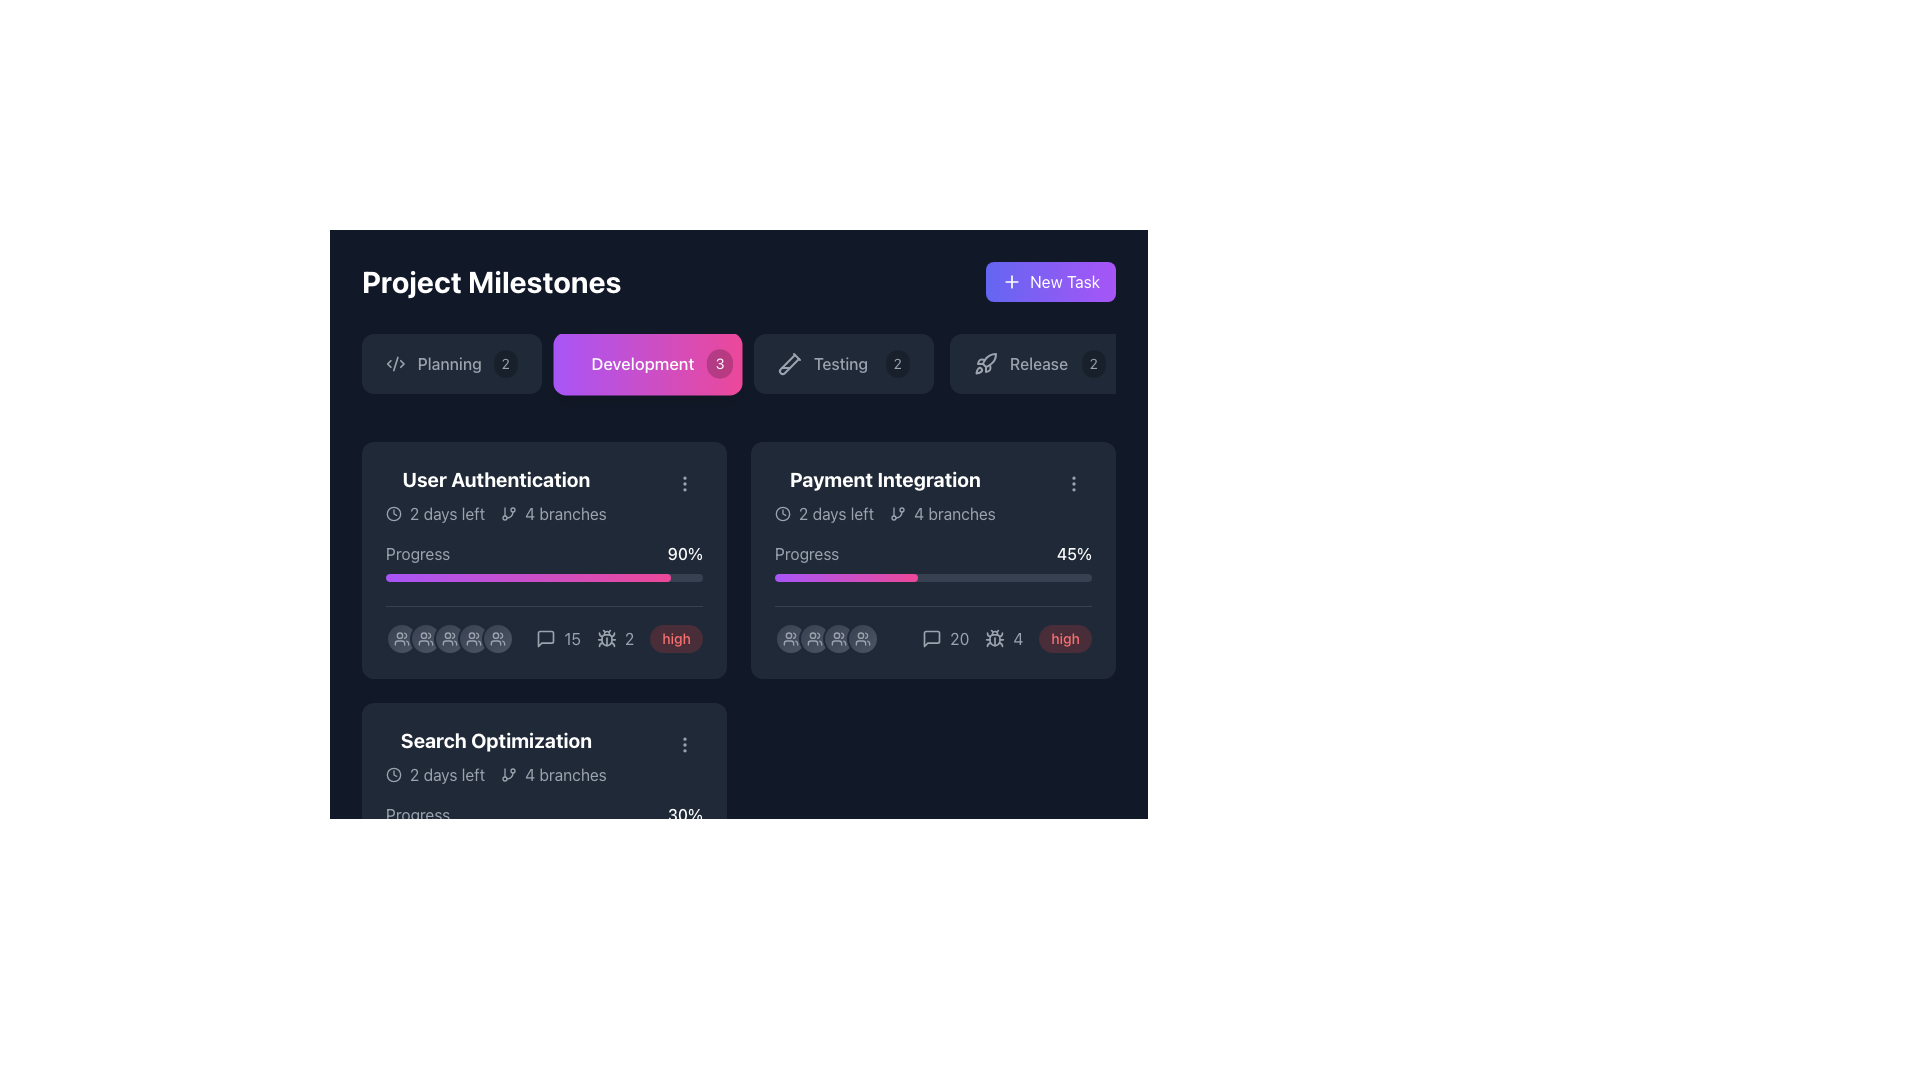  Describe the element at coordinates (839, 639) in the screenshot. I see `the user group icon, which is a gray line-based vector illustration consisting of two figures, located below the 'Payment Integration' card in the project milestone interface` at that location.